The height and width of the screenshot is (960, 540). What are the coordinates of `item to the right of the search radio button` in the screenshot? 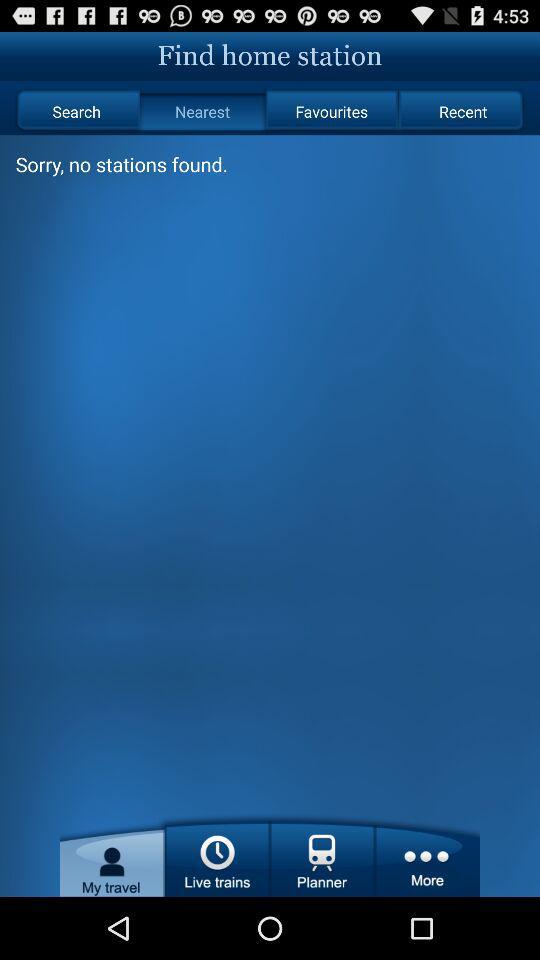 It's located at (202, 111).